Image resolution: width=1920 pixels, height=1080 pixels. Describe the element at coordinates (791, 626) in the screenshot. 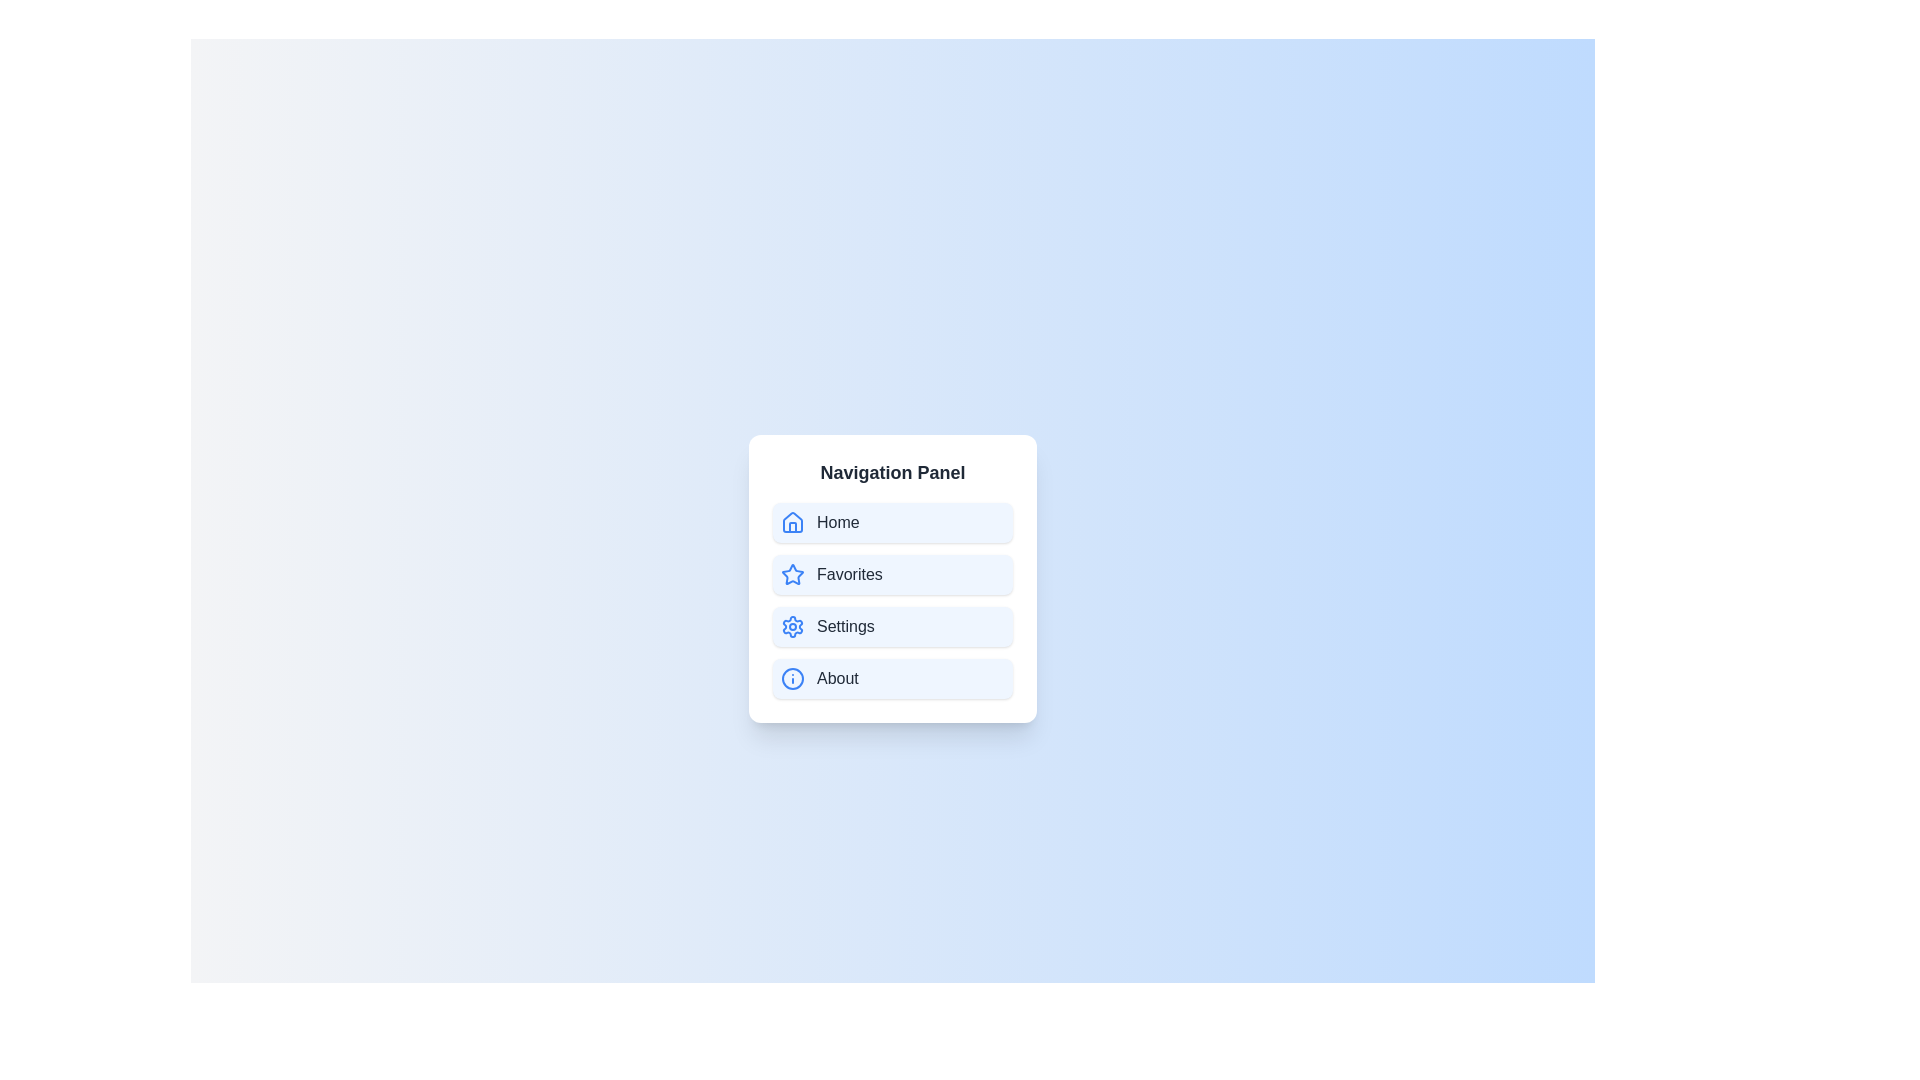

I see `the cog-shaped settings icon located in the navigation panel` at that location.